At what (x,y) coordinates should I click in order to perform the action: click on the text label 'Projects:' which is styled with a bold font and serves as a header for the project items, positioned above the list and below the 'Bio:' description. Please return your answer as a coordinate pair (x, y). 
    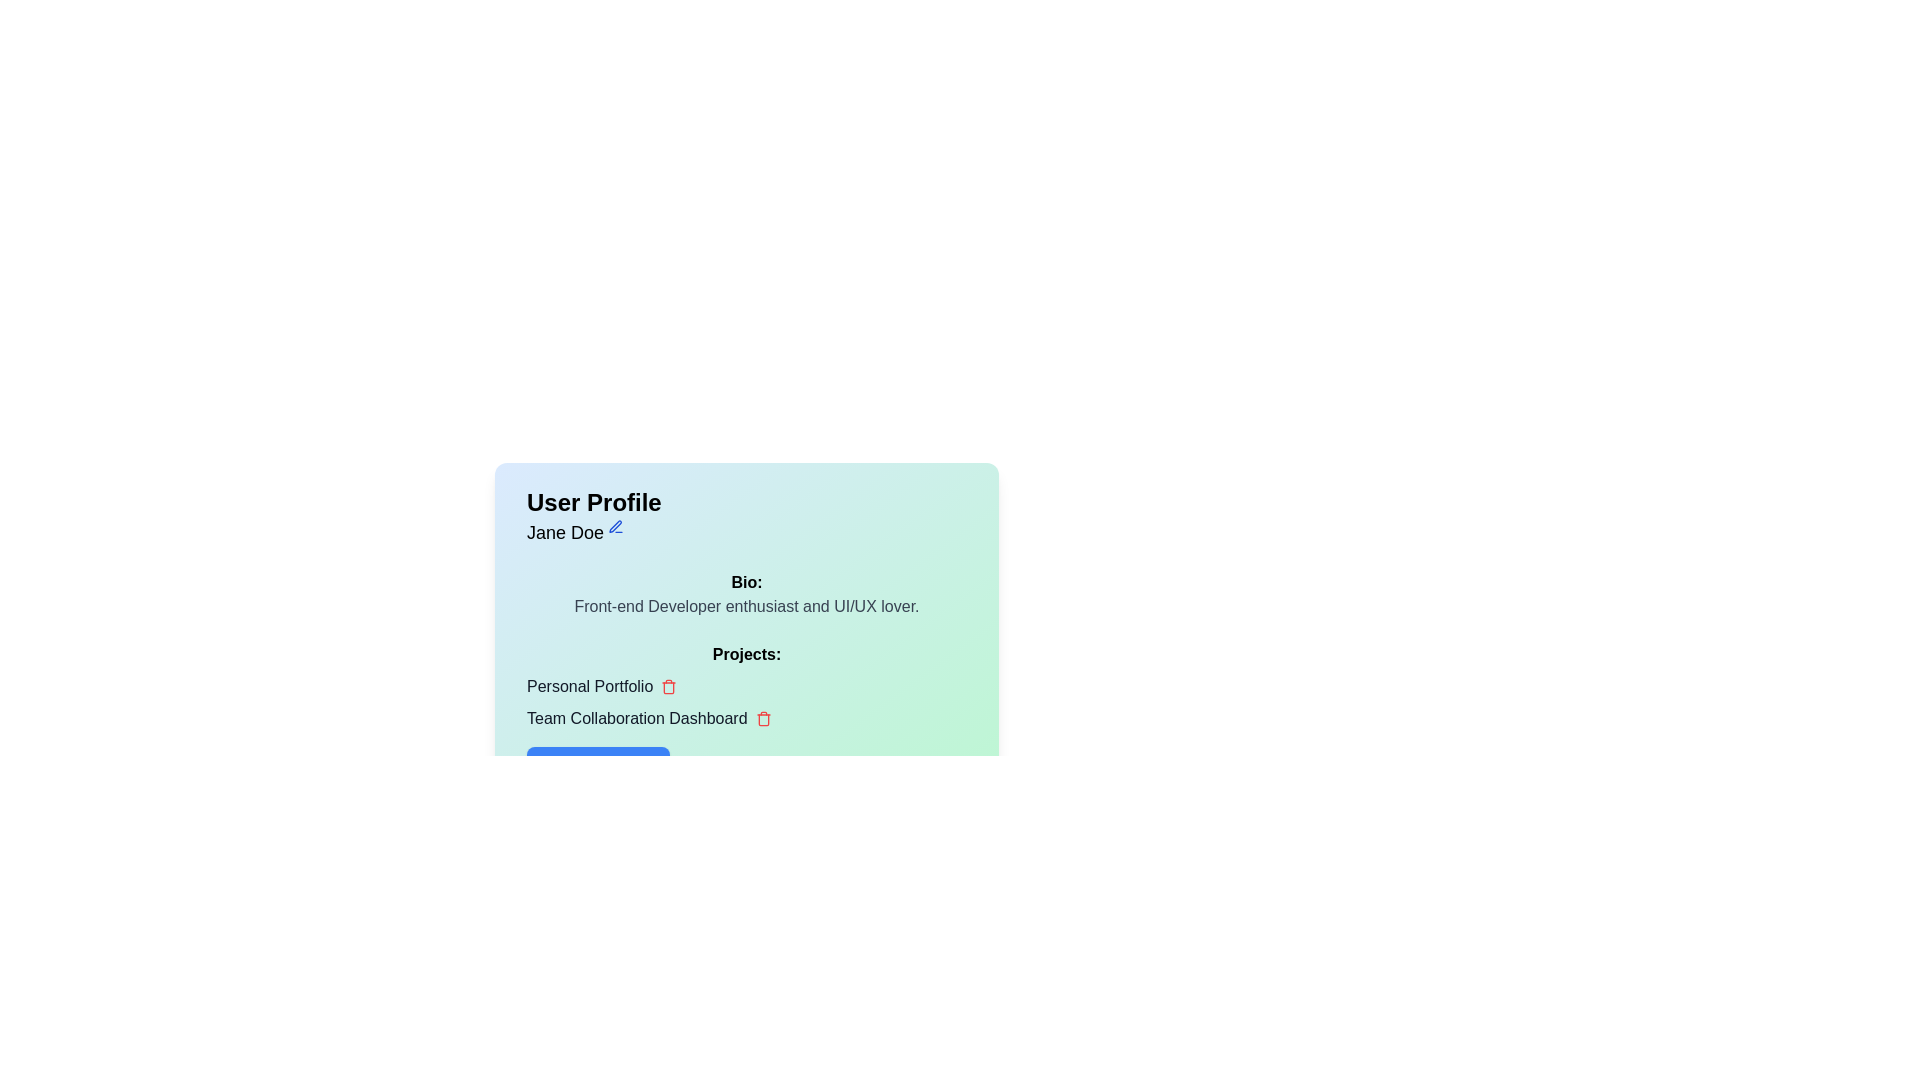
    Looking at the image, I should click on (746, 655).